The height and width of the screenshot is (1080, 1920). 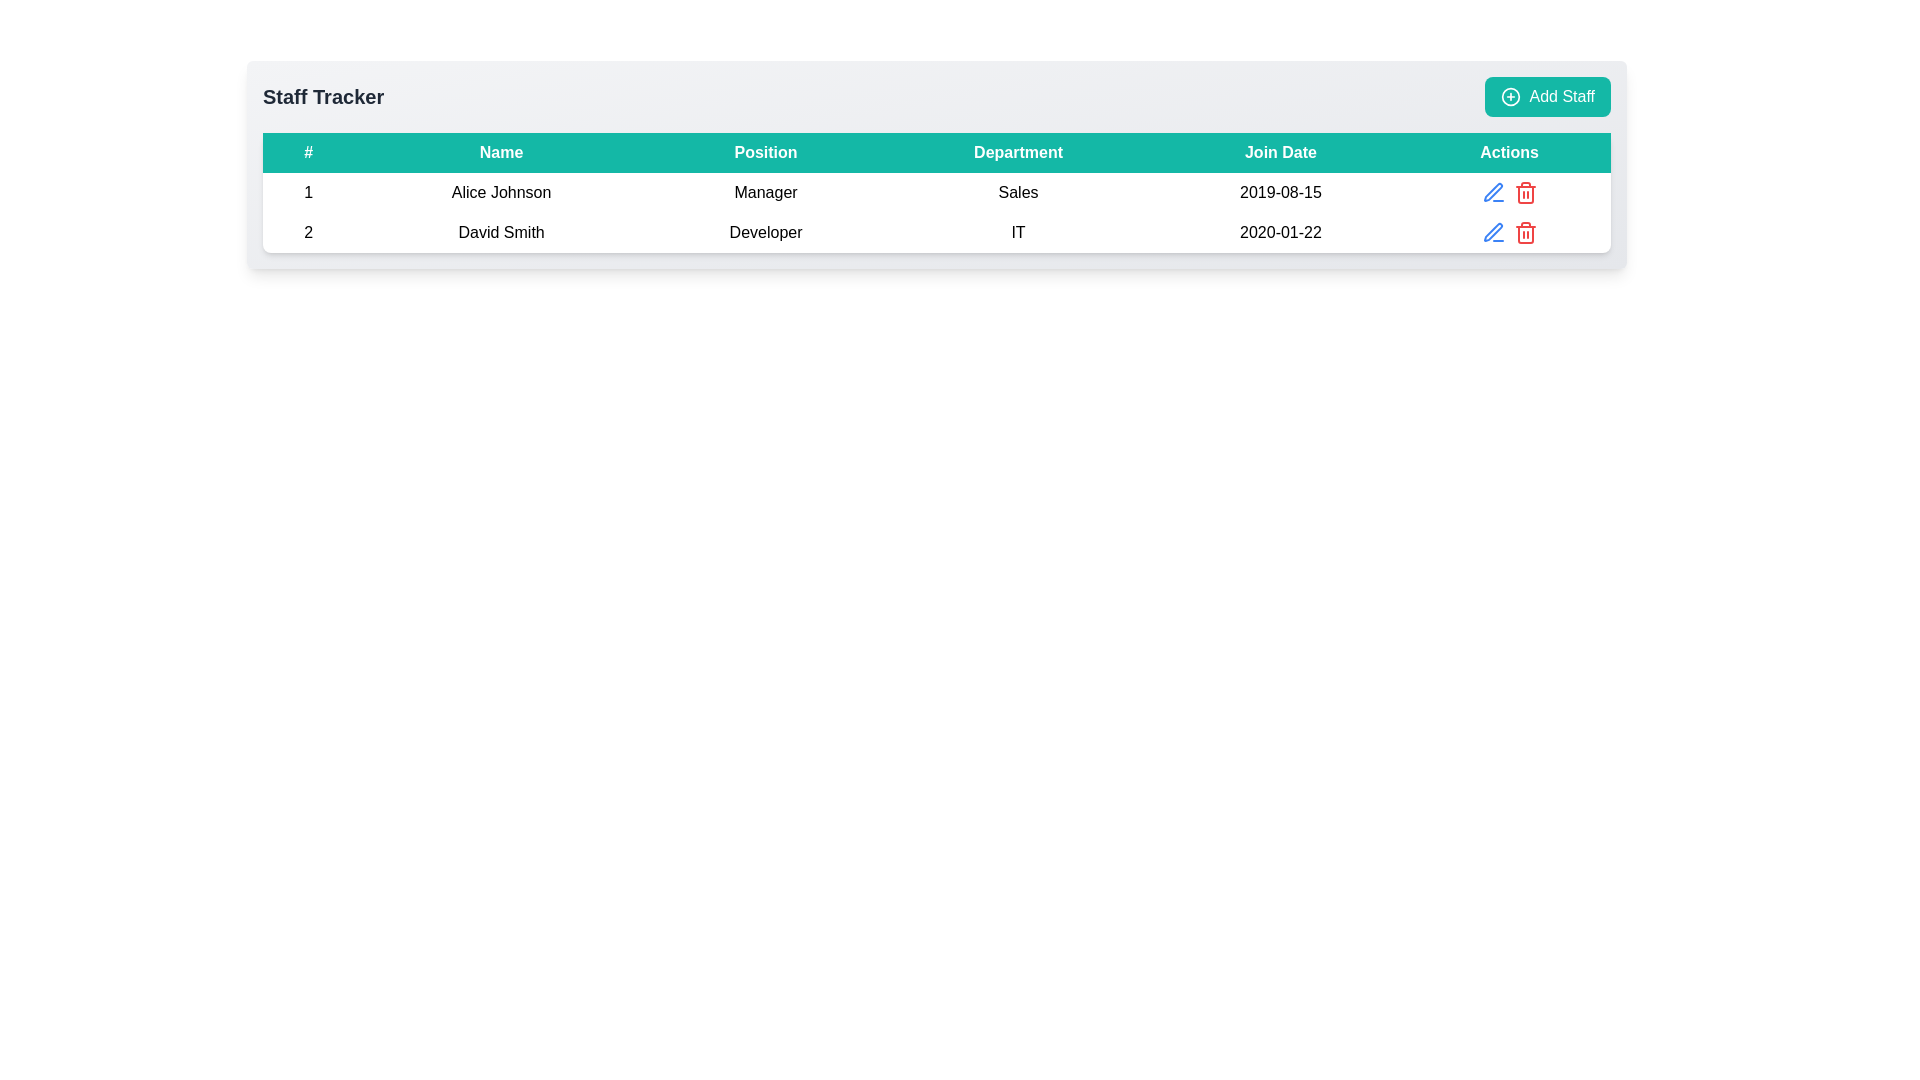 What do you see at coordinates (1018, 231) in the screenshot?
I see `the department field for 'David Smith' in the Staff Tracker table, located in the fourth column of the second row` at bounding box center [1018, 231].